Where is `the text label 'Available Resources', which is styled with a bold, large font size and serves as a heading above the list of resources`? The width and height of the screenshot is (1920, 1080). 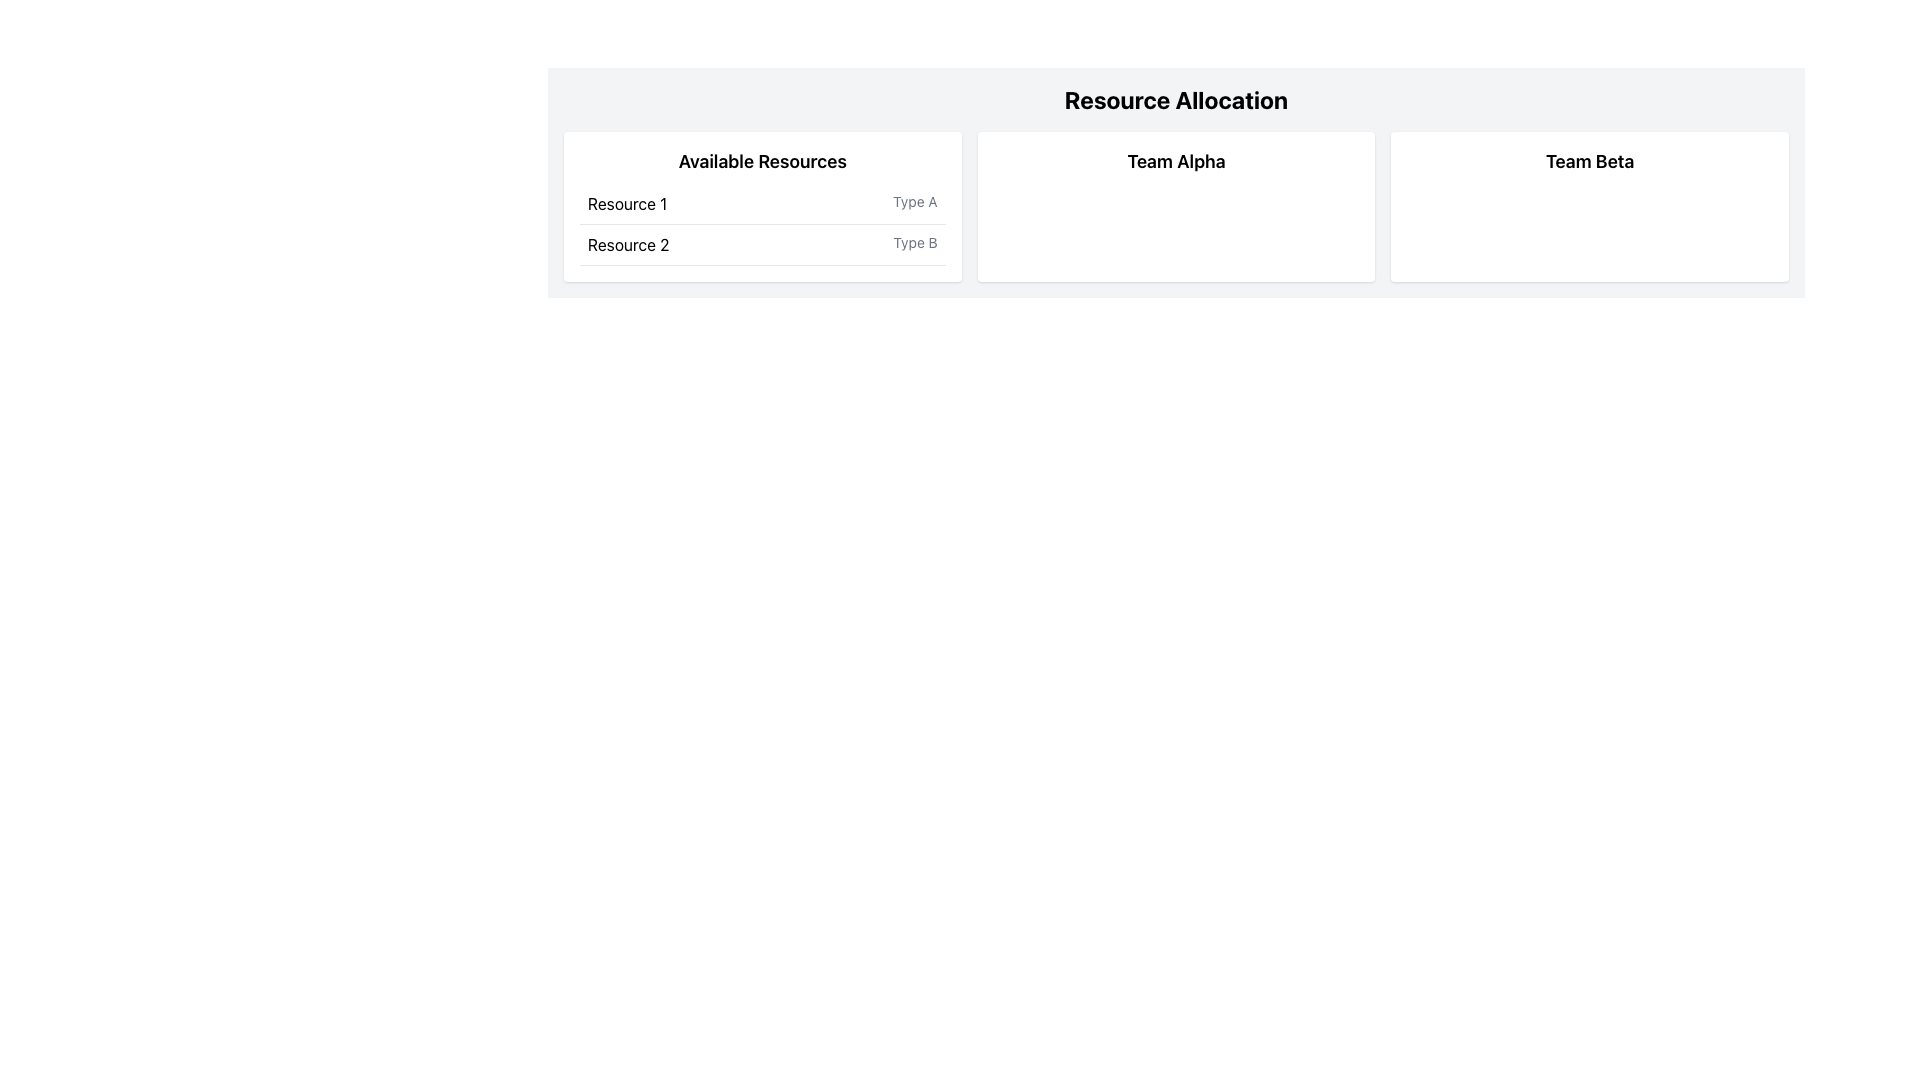
the text label 'Available Resources', which is styled with a bold, large font size and serves as a heading above the list of resources is located at coordinates (761, 161).